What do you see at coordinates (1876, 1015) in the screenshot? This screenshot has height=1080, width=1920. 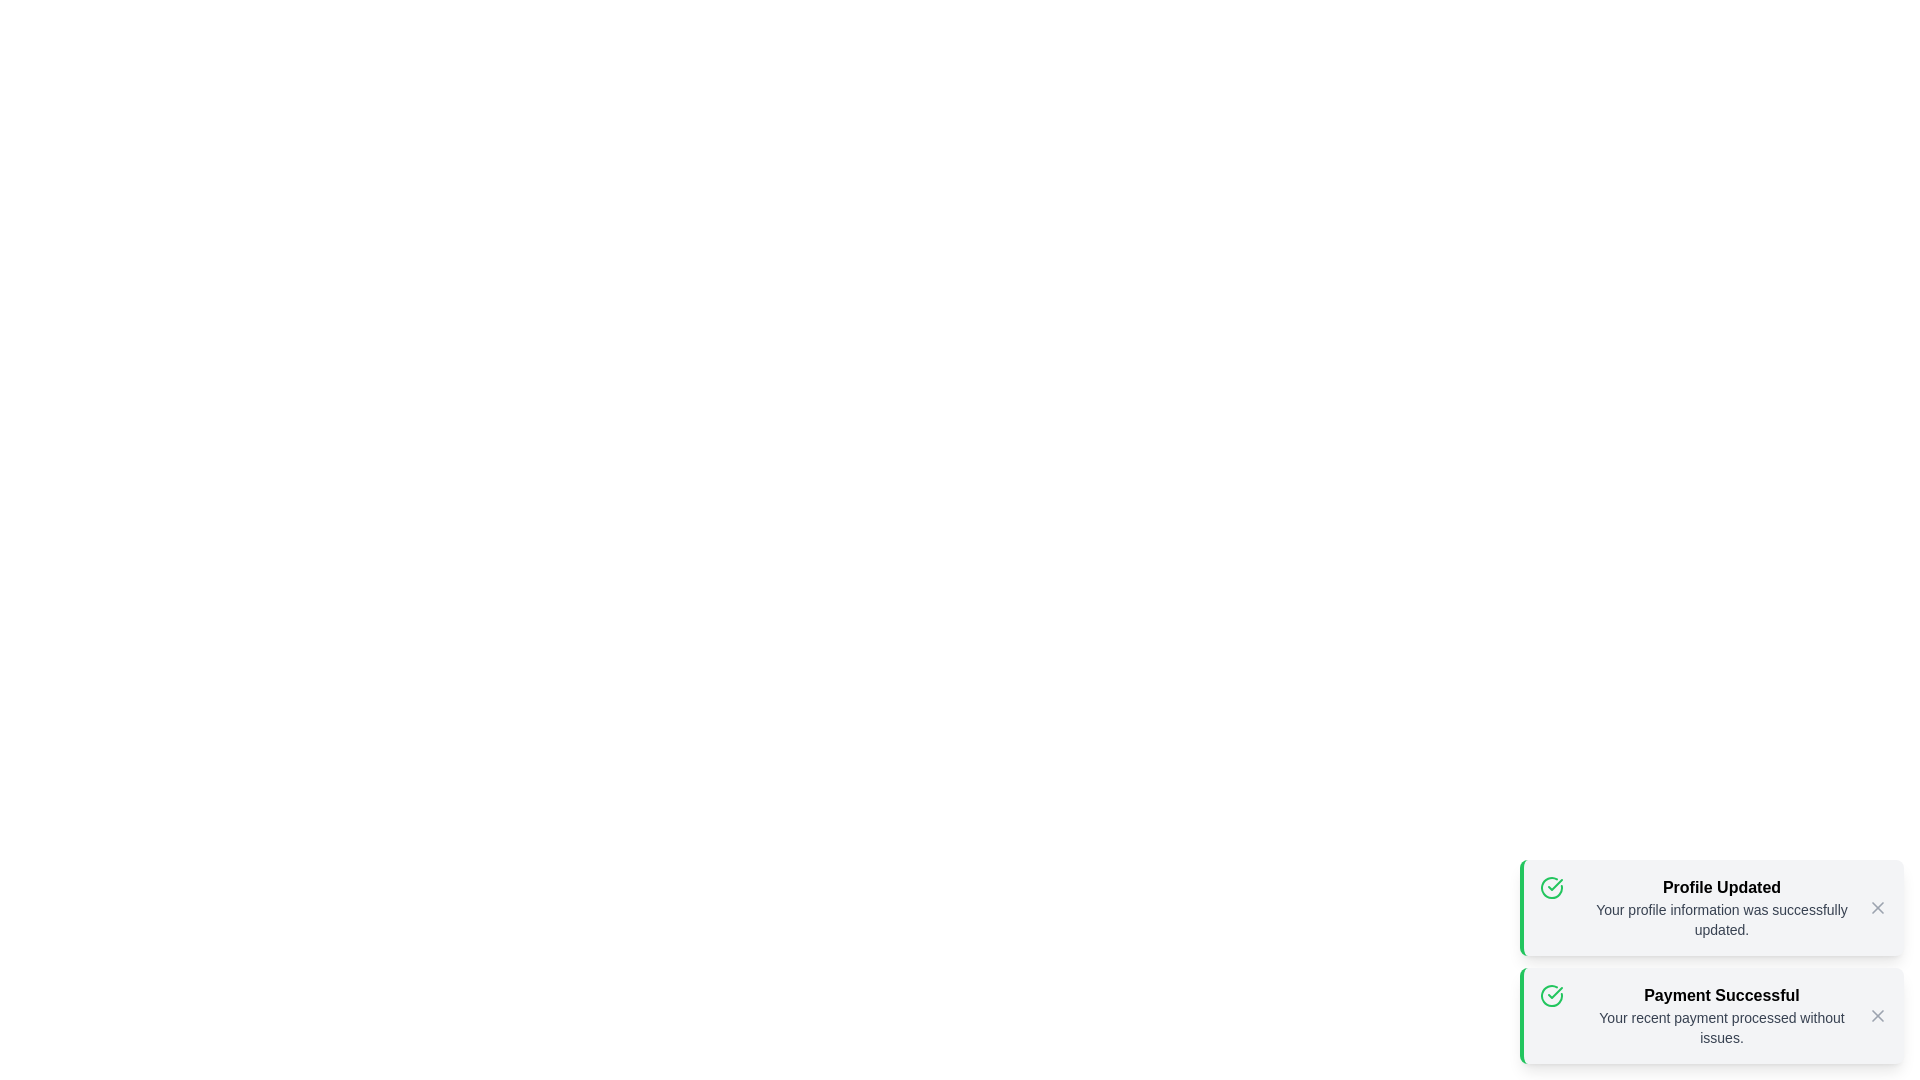 I see `the close button of the notification with title Payment Successful` at bounding box center [1876, 1015].